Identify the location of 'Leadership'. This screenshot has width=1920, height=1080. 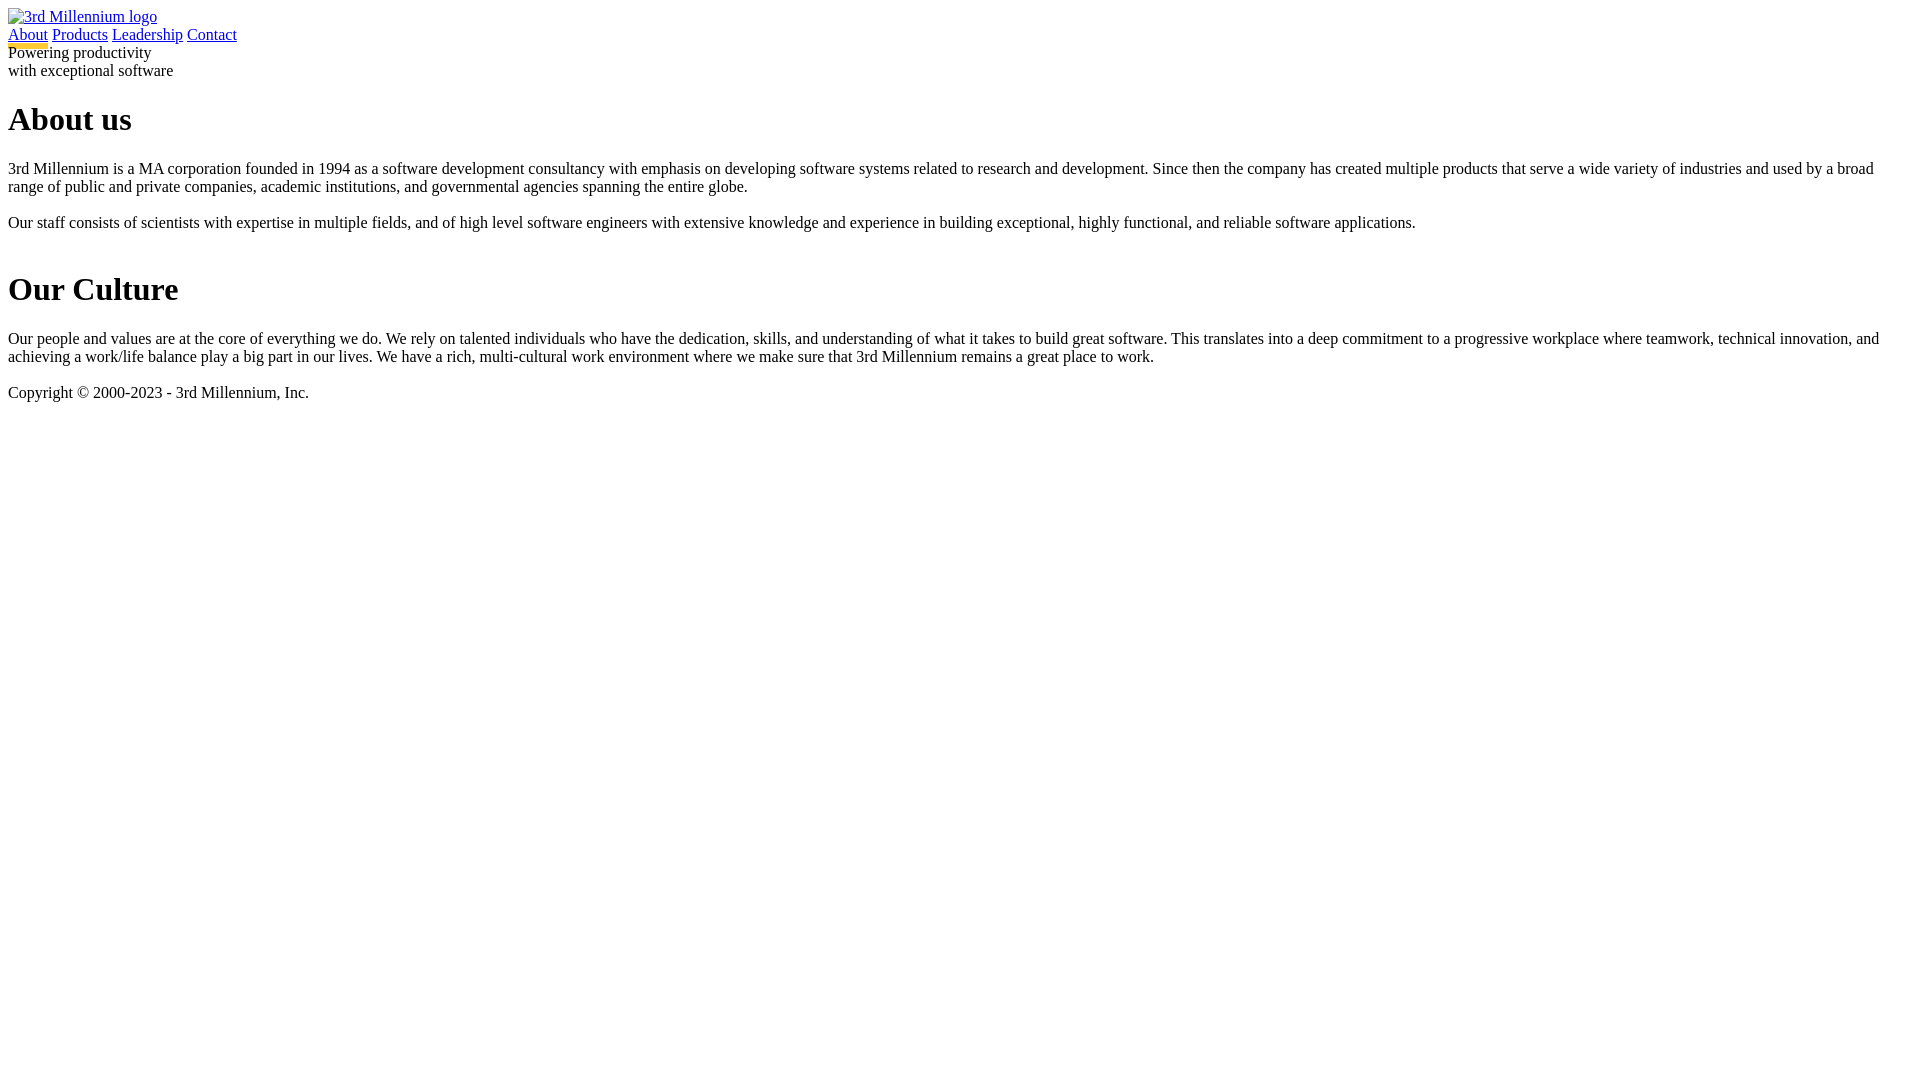
(146, 34).